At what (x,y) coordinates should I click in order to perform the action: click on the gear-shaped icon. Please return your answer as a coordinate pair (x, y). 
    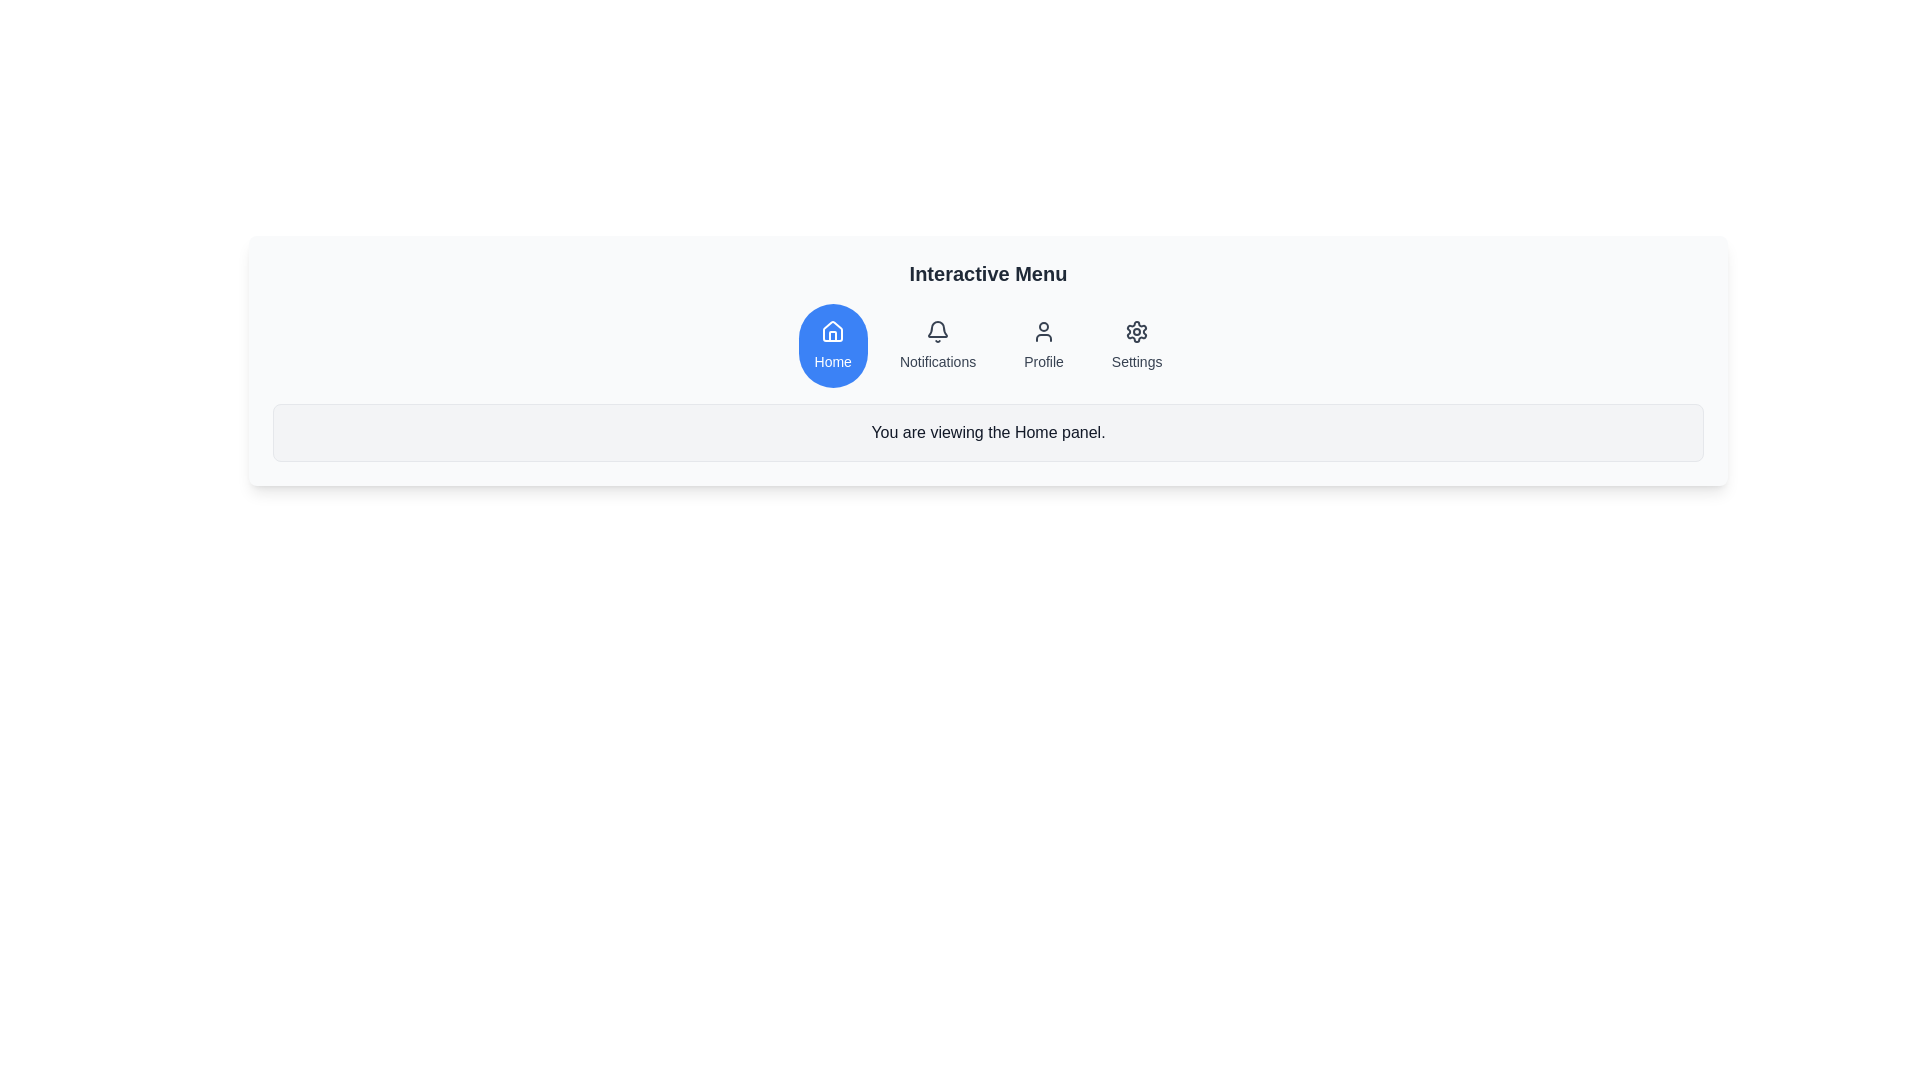
    Looking at the image, I should click on (1137, 330).